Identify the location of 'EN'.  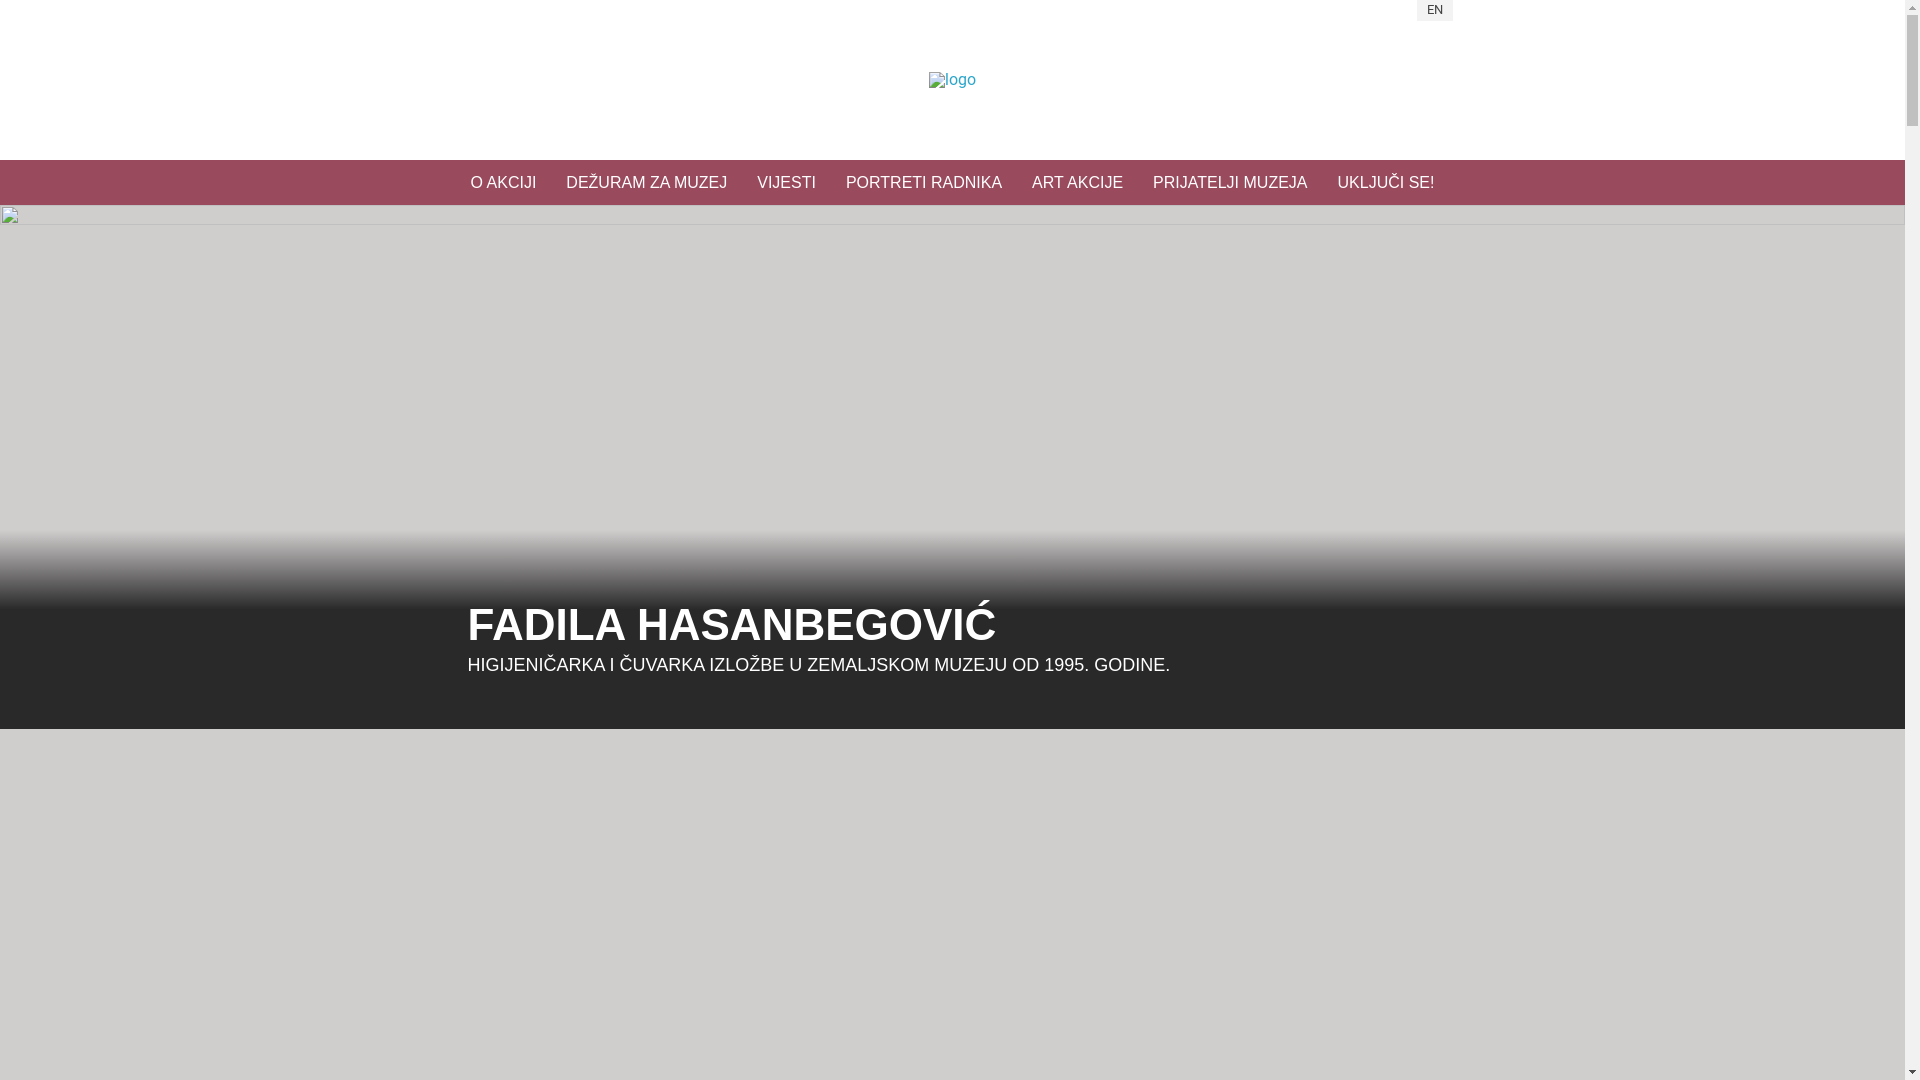
(1433, 9).